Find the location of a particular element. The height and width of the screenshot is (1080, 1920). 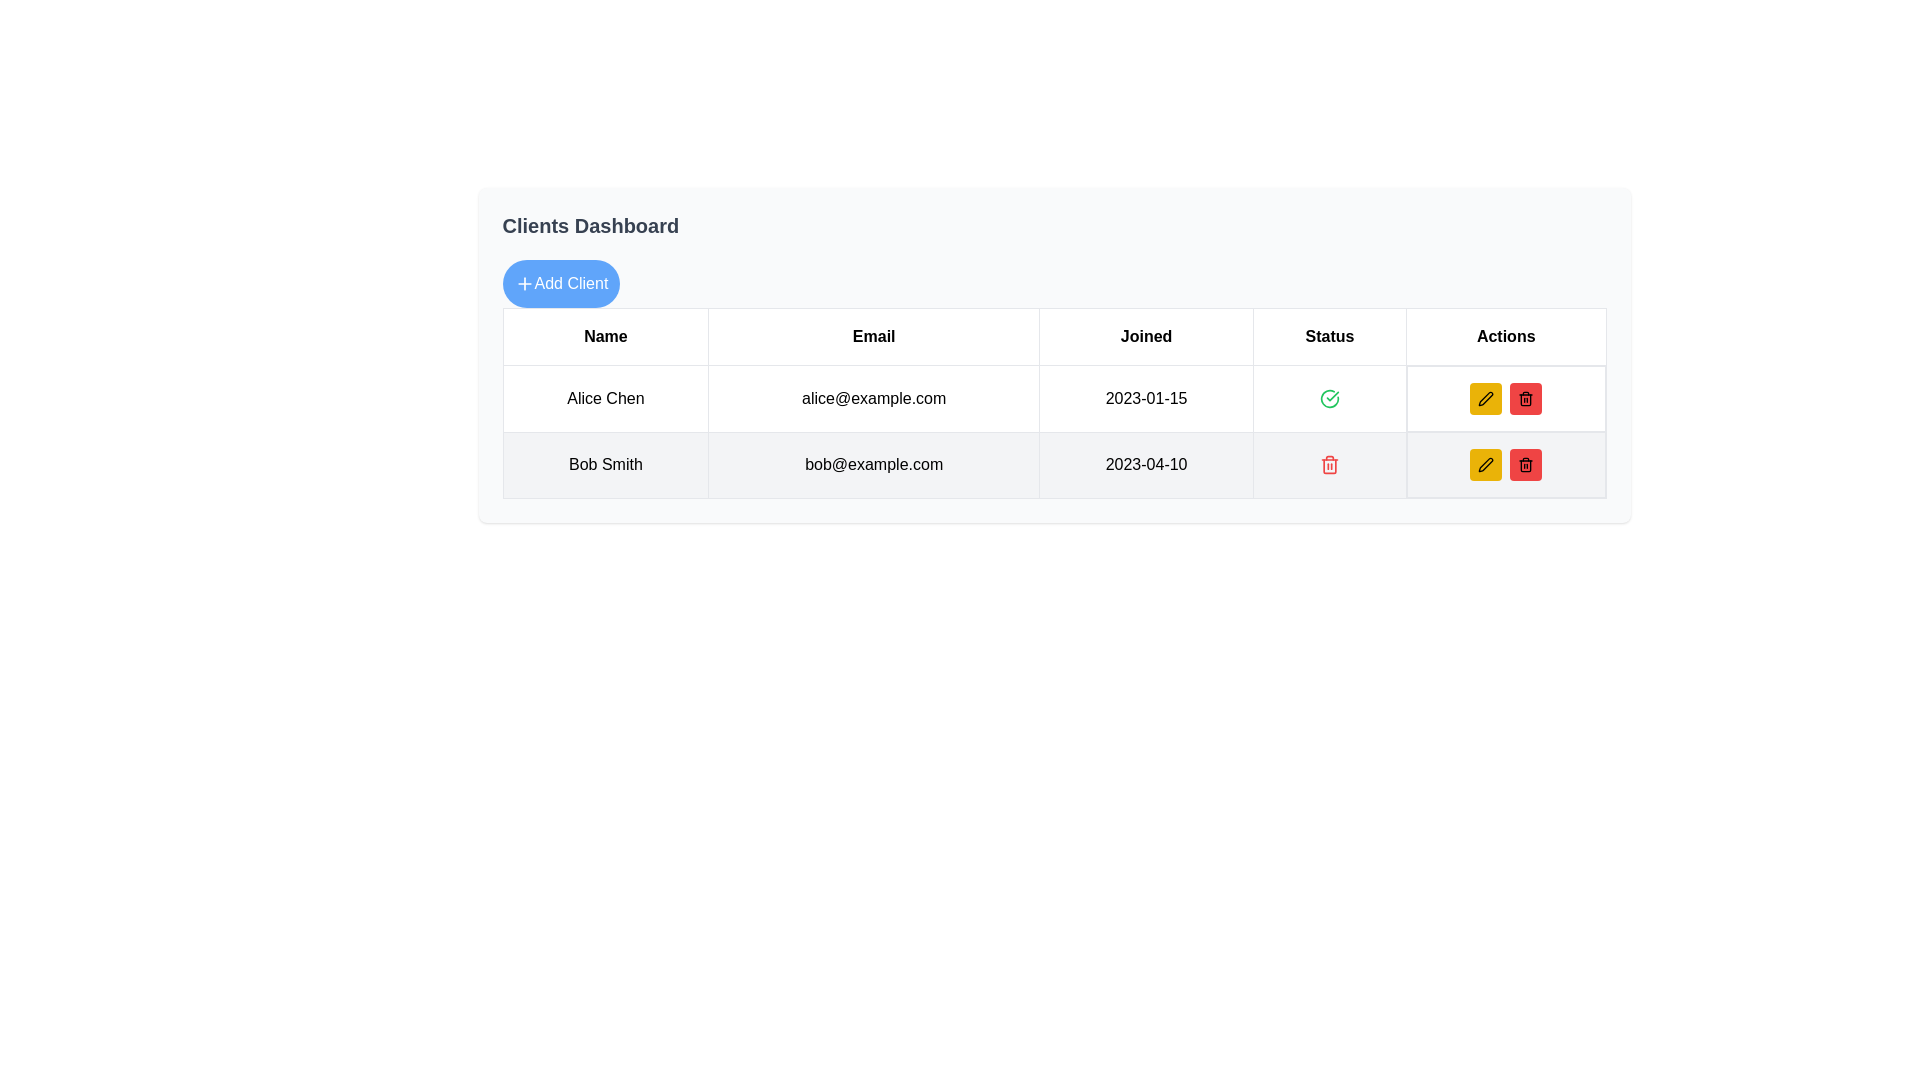

the 'Clients Dashboard' text label, which is styled in bold, large gray font and located above the '+ Add Client' button is located at coordinates (589, 225).